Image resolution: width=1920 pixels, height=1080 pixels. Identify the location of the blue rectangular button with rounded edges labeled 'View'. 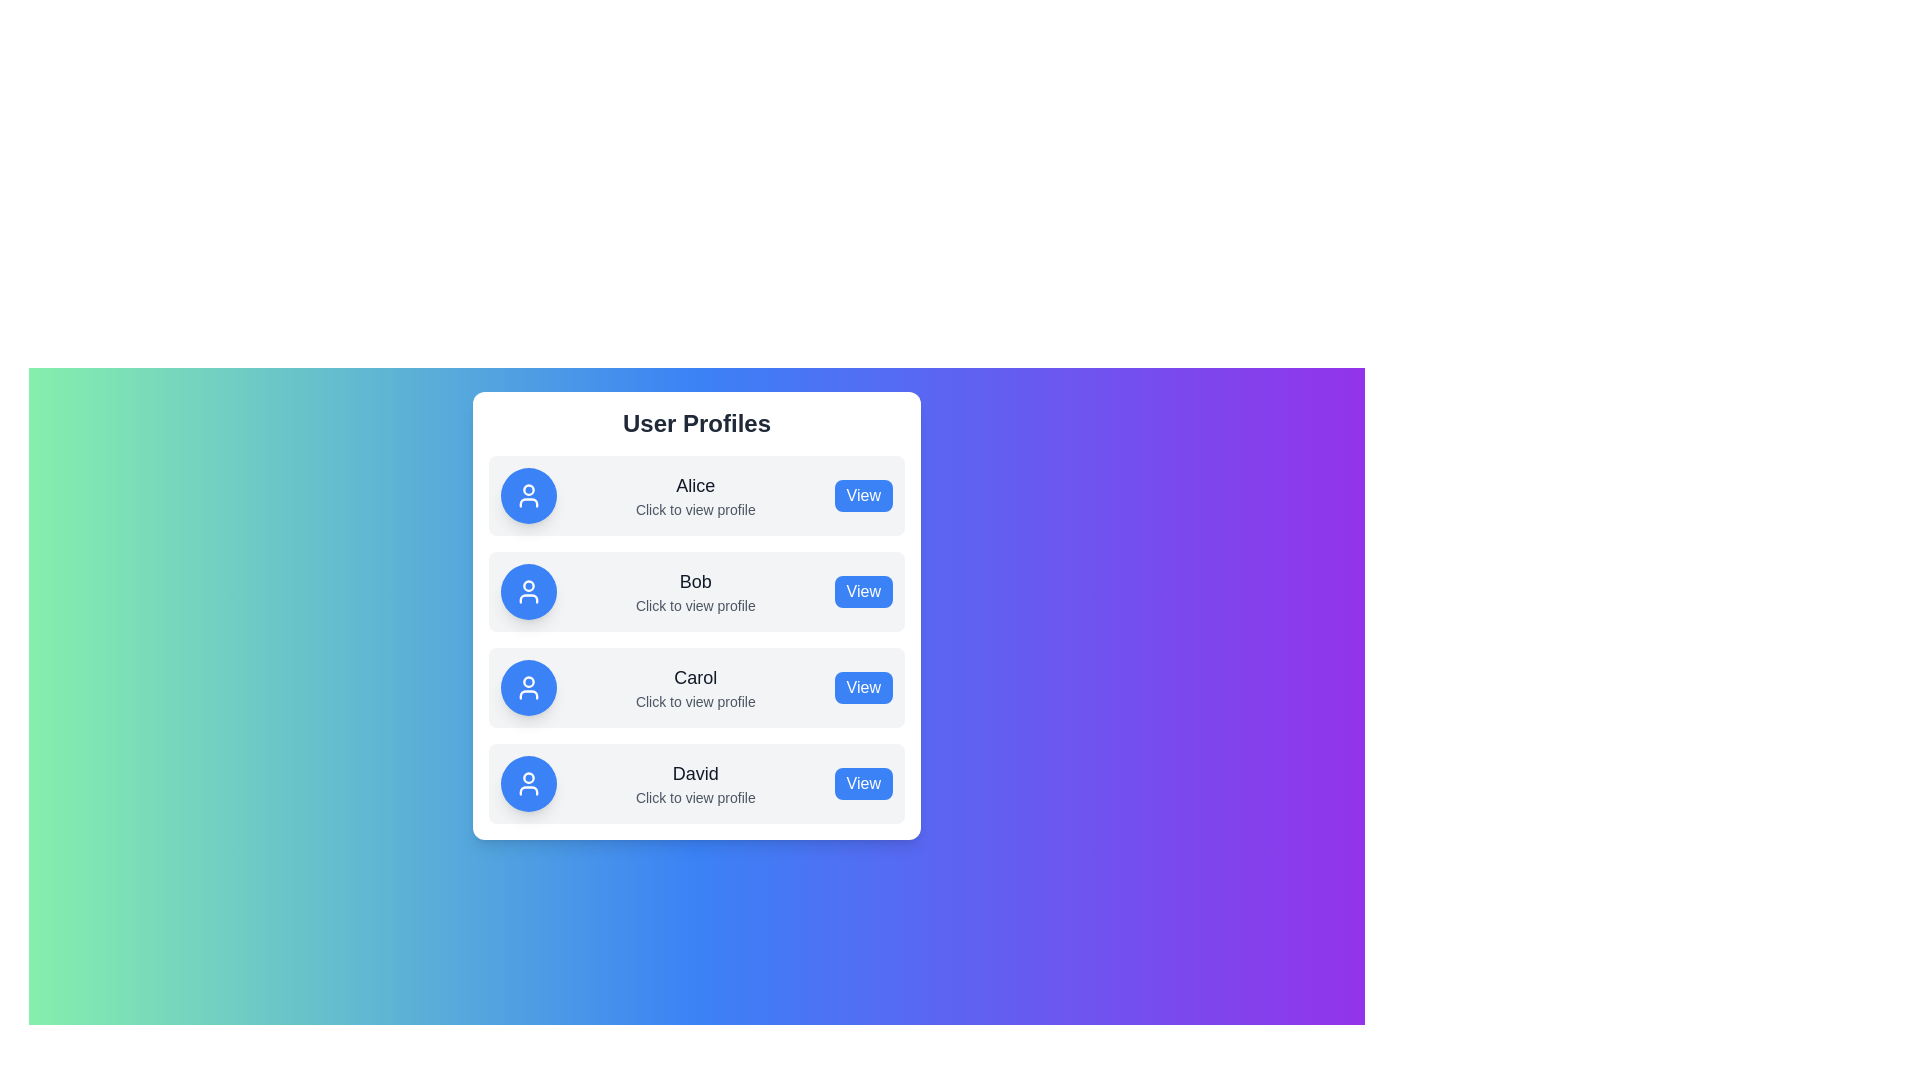
(863, 590).